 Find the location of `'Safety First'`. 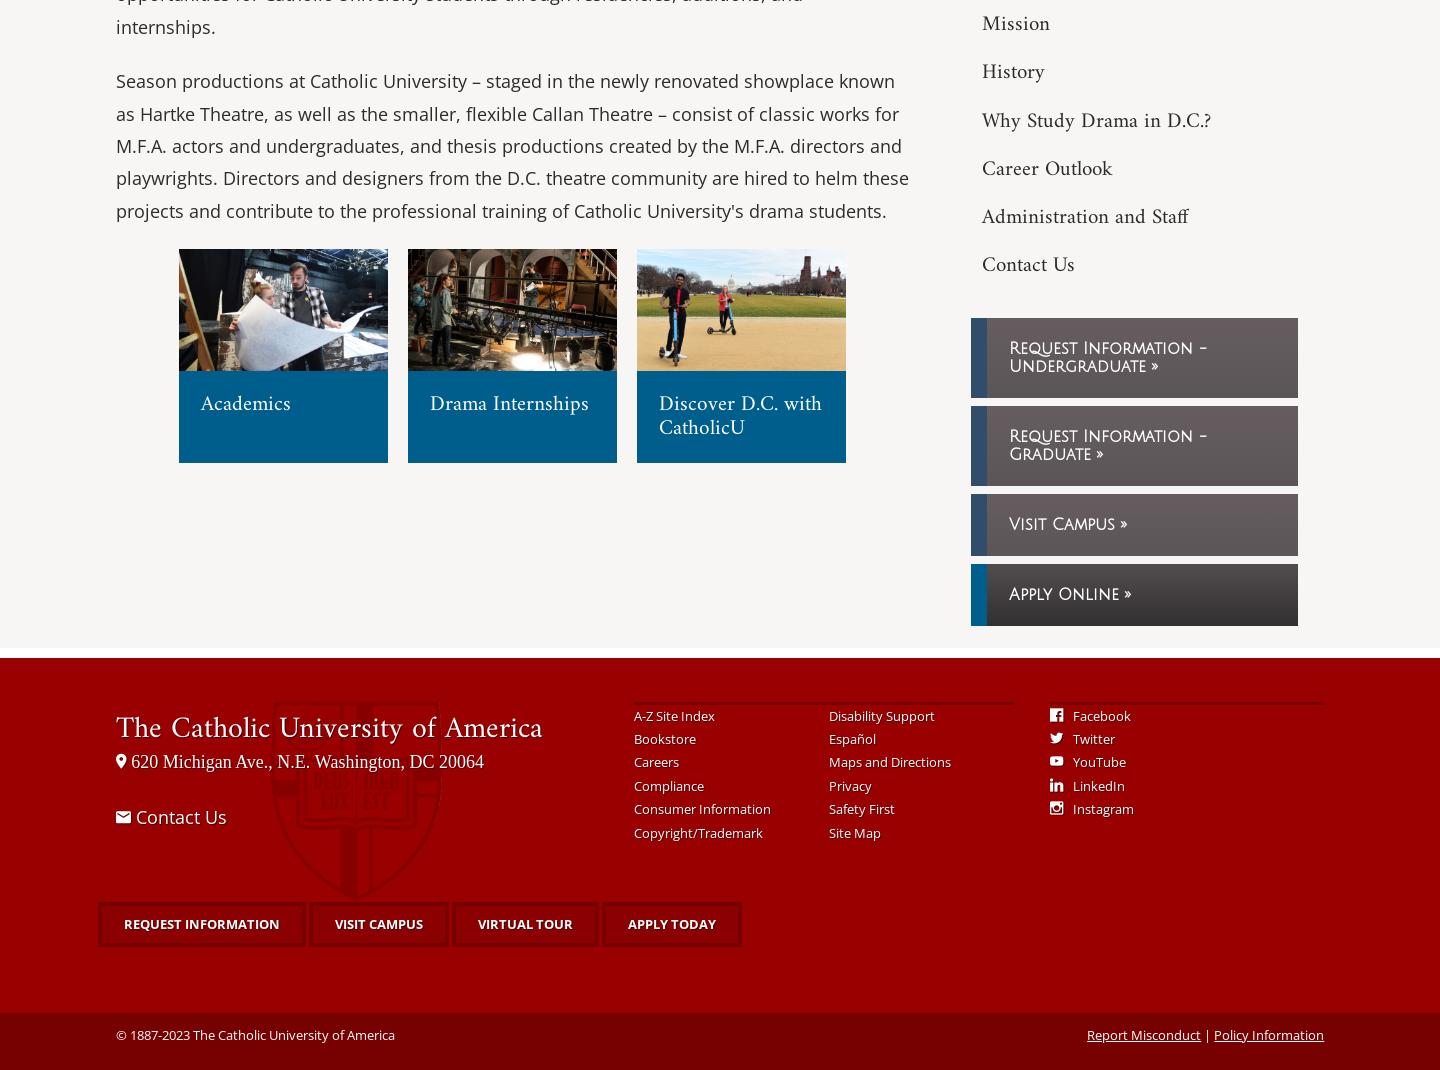

'Safety First' is located at coordinates (860, 809).